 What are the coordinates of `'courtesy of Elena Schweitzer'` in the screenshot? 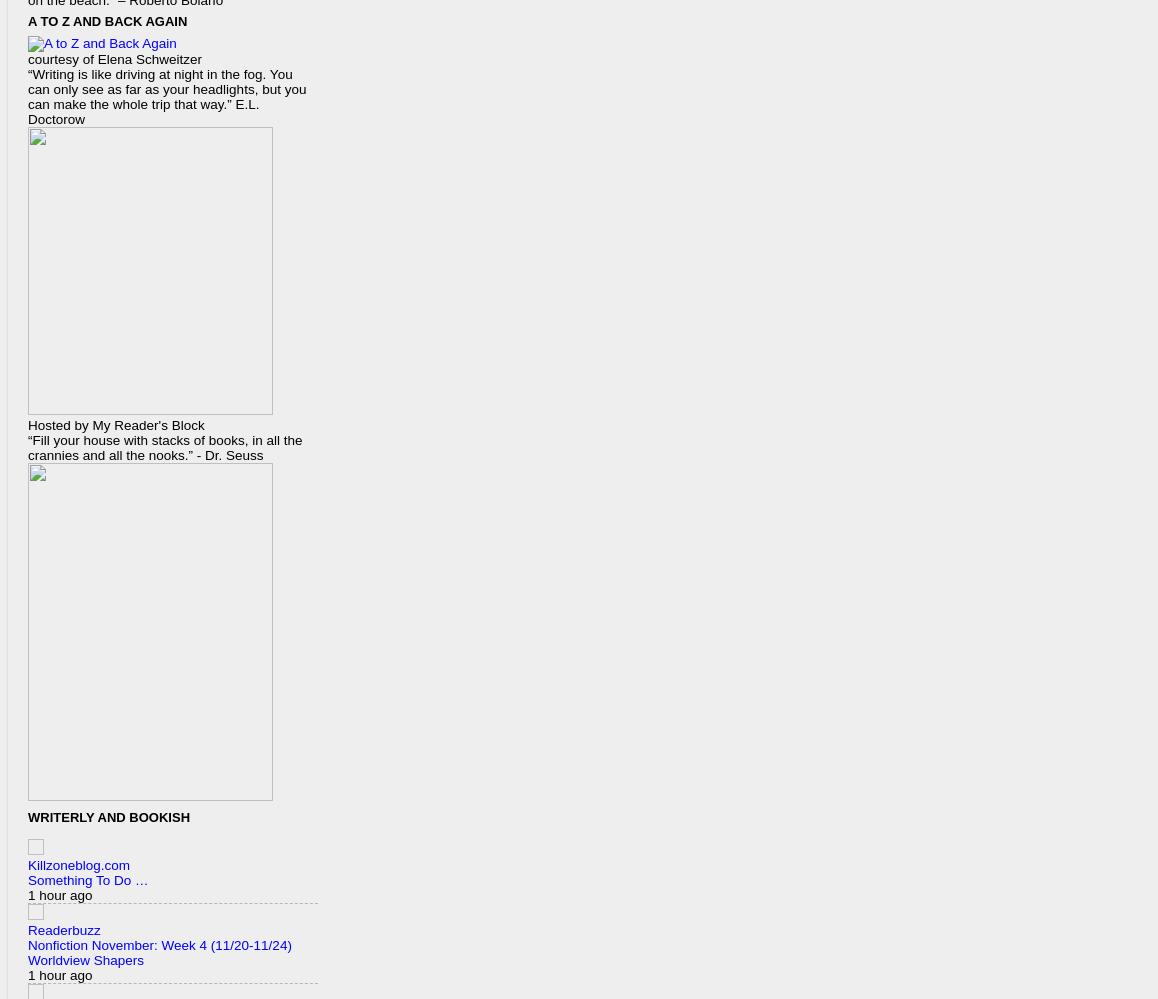 It's located at (114, 57).